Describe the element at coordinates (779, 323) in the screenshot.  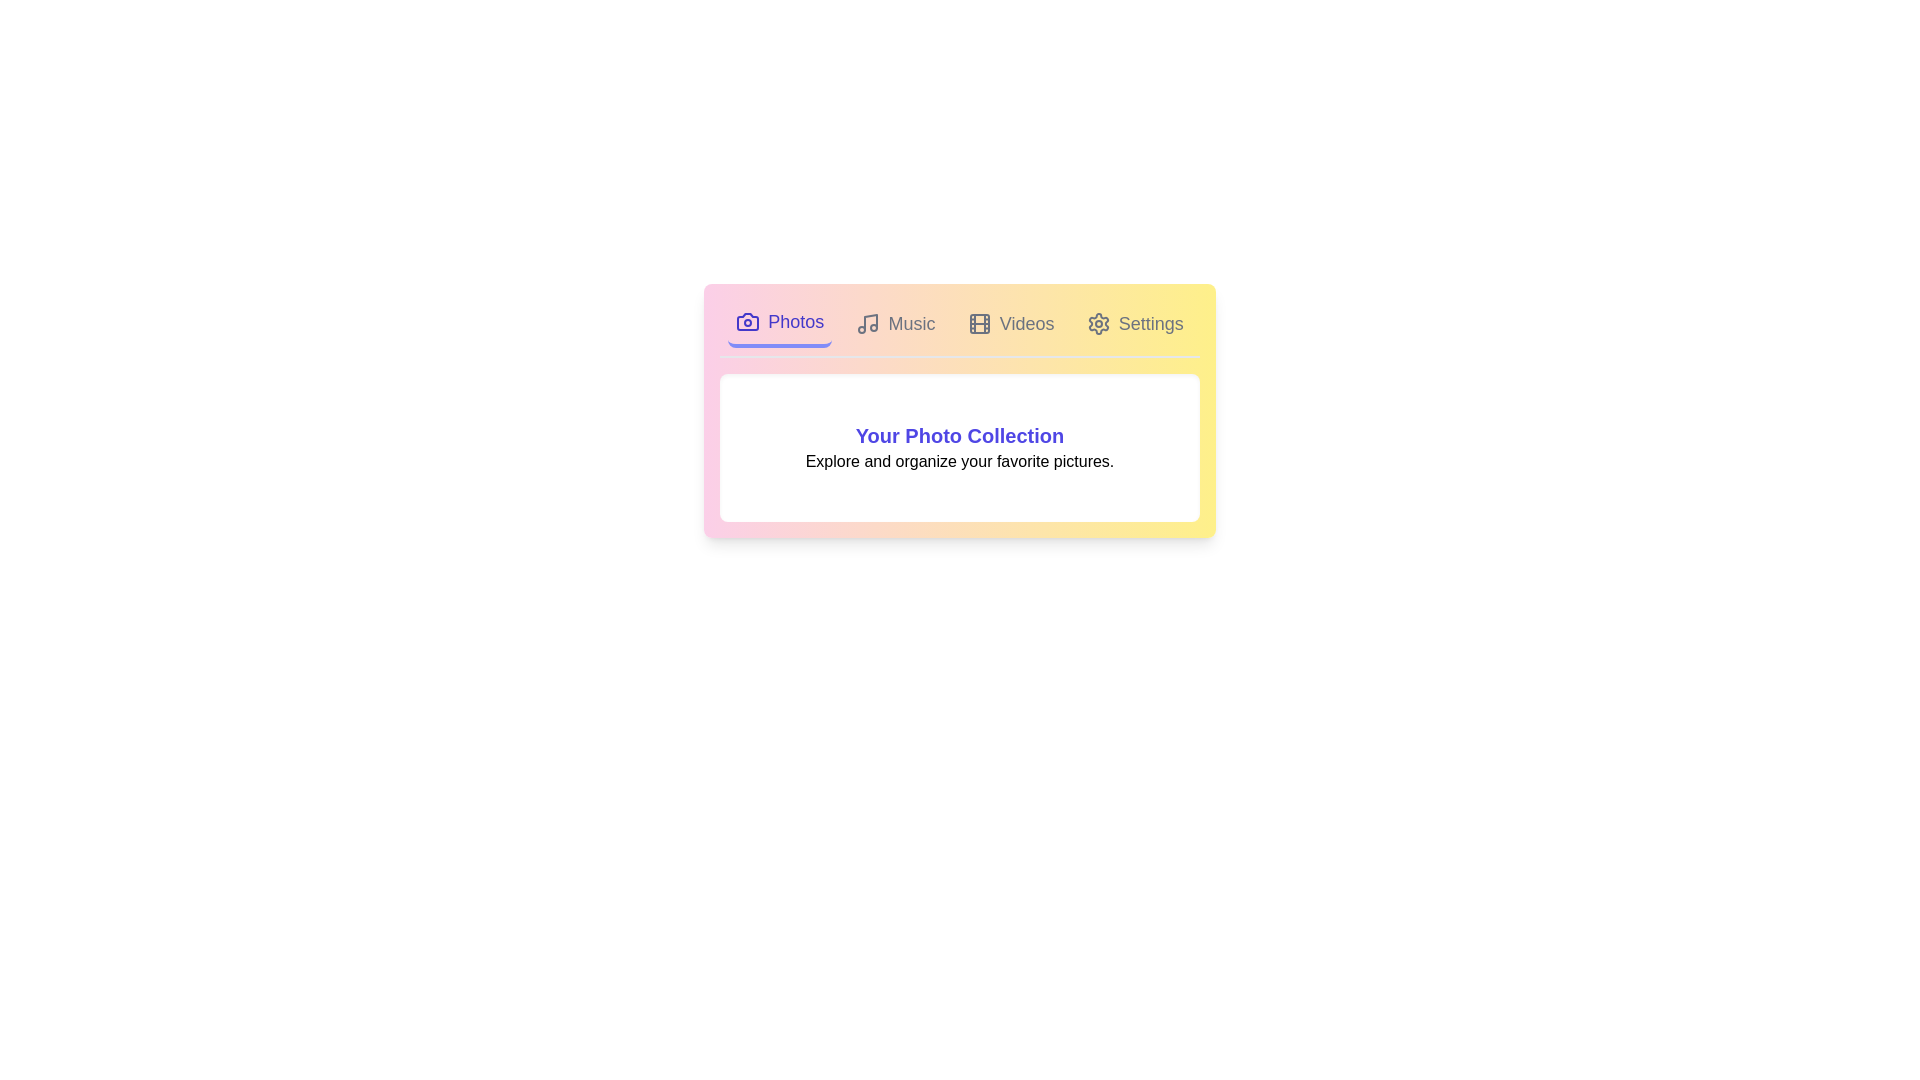
I see `the Photos tab to navigate to it` at that location.